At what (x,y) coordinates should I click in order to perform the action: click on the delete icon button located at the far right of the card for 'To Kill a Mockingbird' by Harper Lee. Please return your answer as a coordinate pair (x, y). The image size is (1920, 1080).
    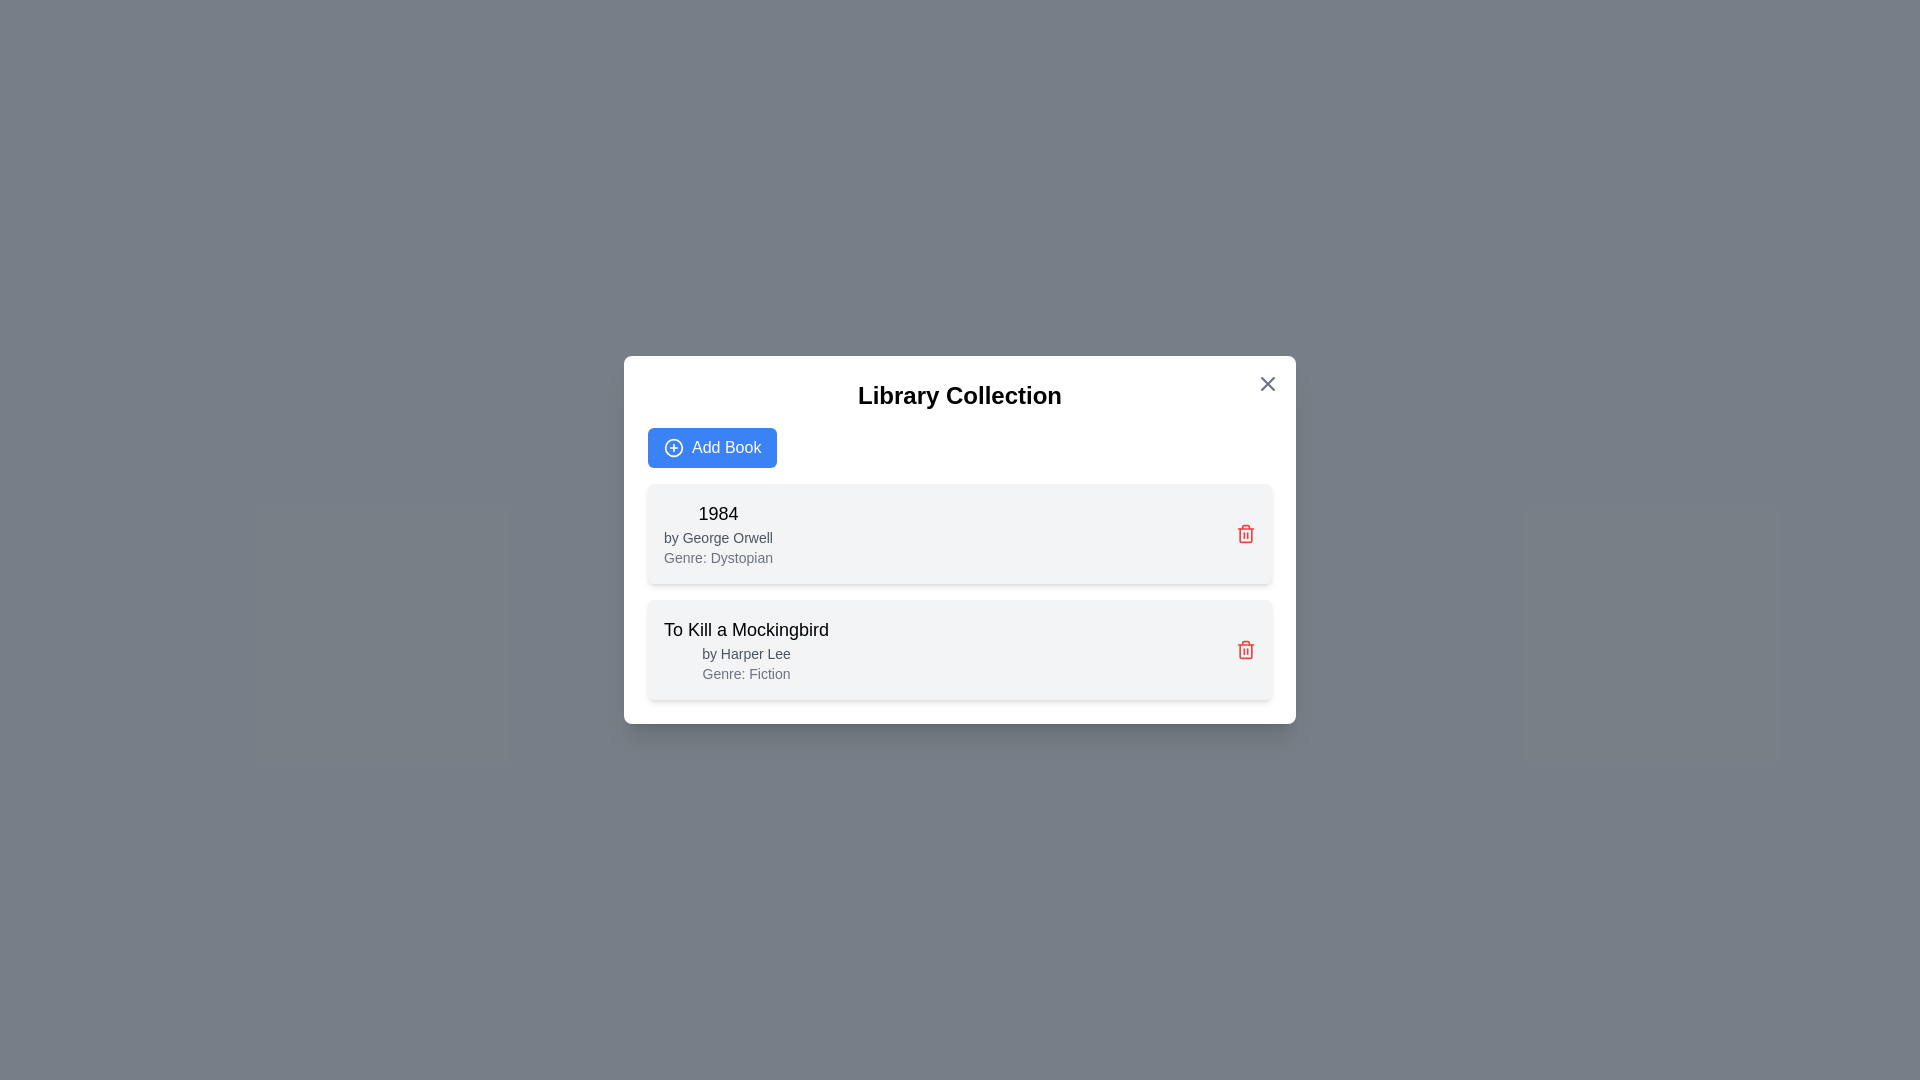
    Looking at the image, I should click on (1245, 650).